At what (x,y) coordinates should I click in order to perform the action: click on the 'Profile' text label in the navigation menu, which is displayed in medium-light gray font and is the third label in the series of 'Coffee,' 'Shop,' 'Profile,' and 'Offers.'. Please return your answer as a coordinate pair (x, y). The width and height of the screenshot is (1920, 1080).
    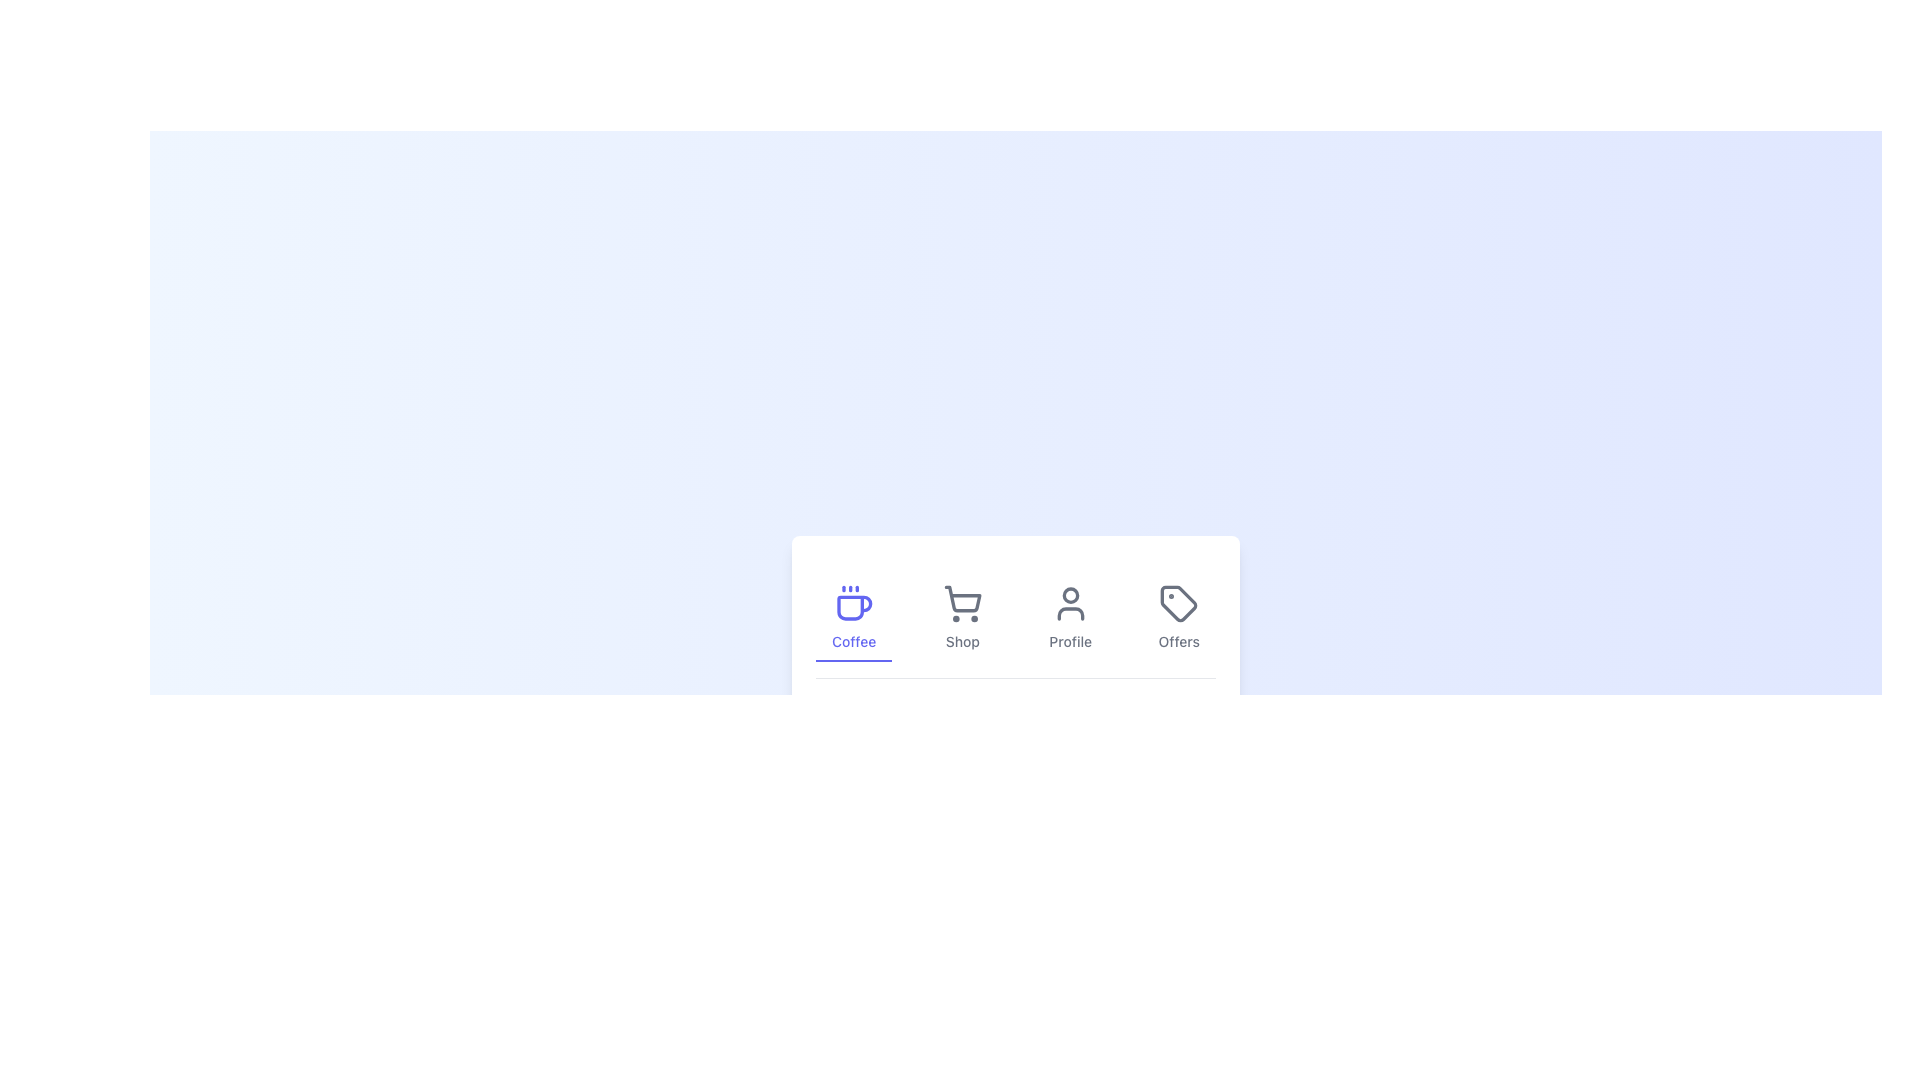
    Looking at the image, I should click on (1069, 641).